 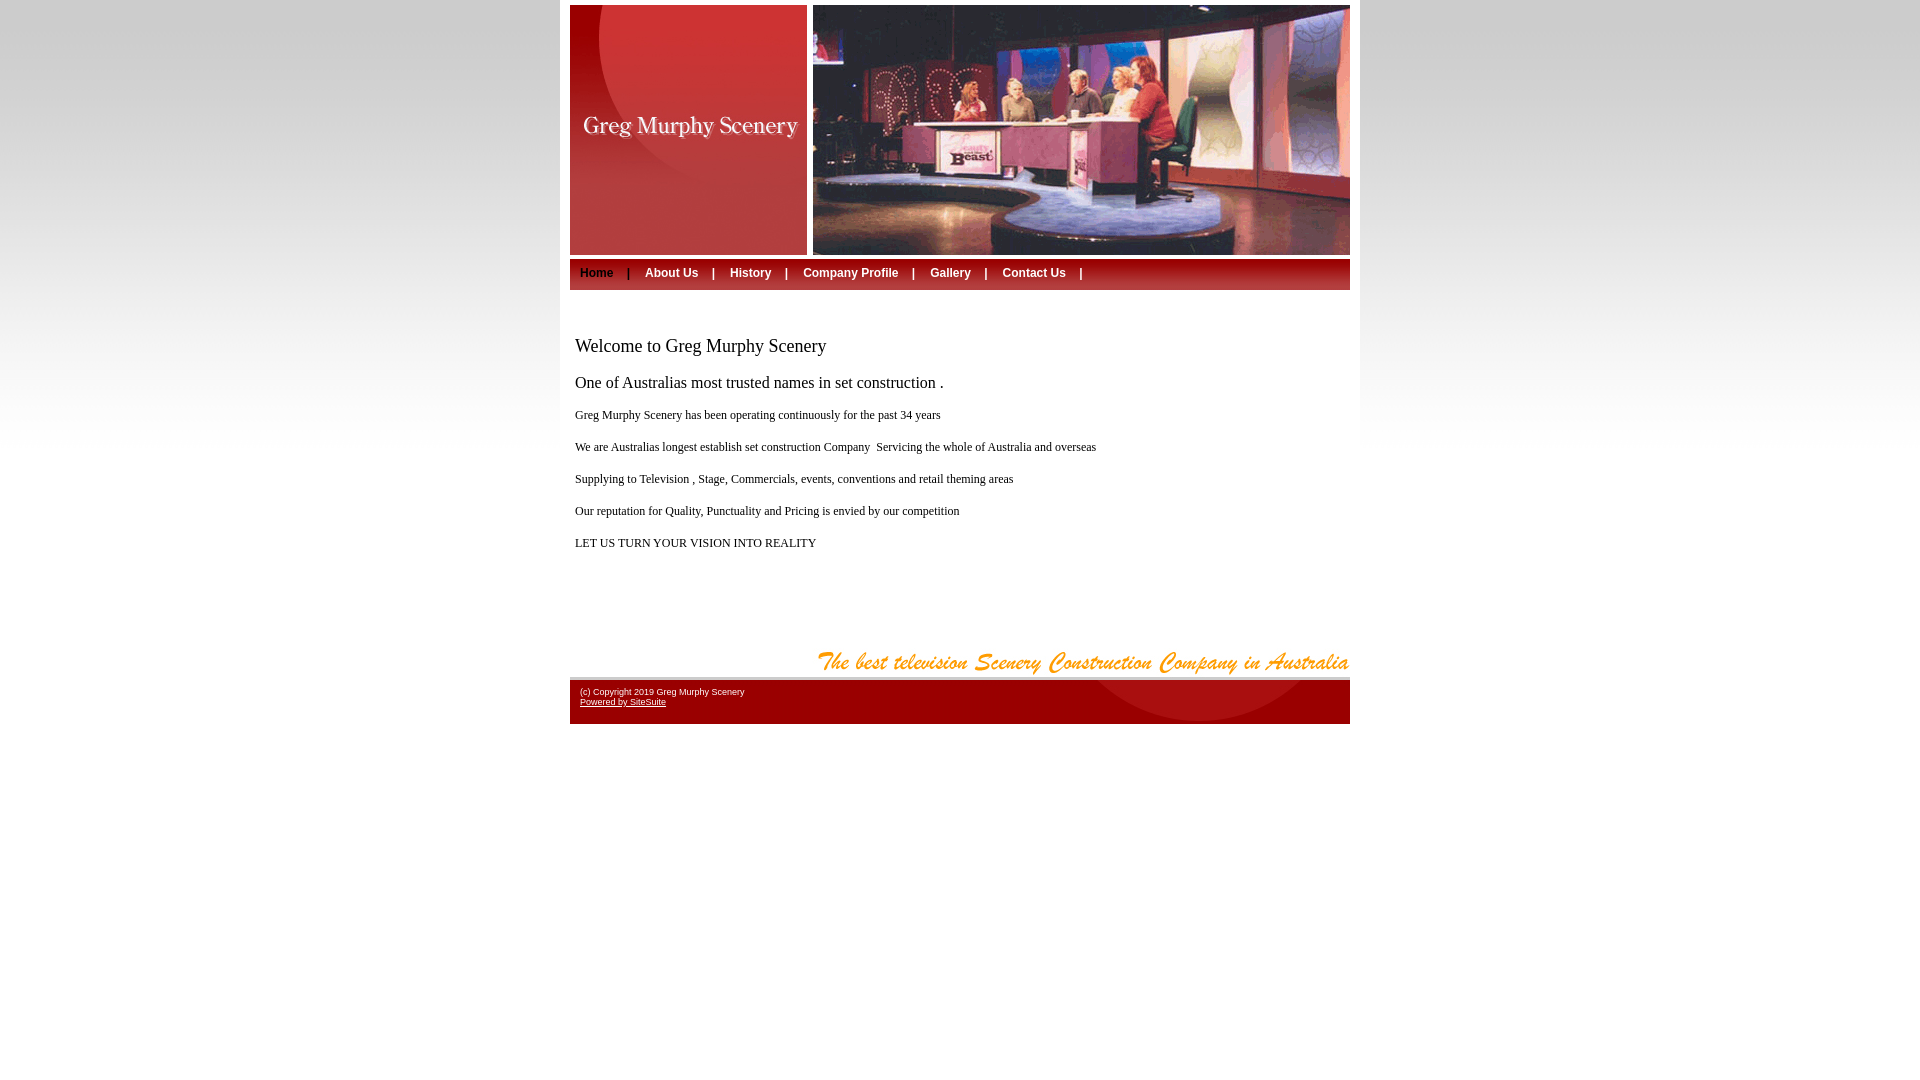 I want to click on 'Gallery    |   ', so click(x=960, y=273).